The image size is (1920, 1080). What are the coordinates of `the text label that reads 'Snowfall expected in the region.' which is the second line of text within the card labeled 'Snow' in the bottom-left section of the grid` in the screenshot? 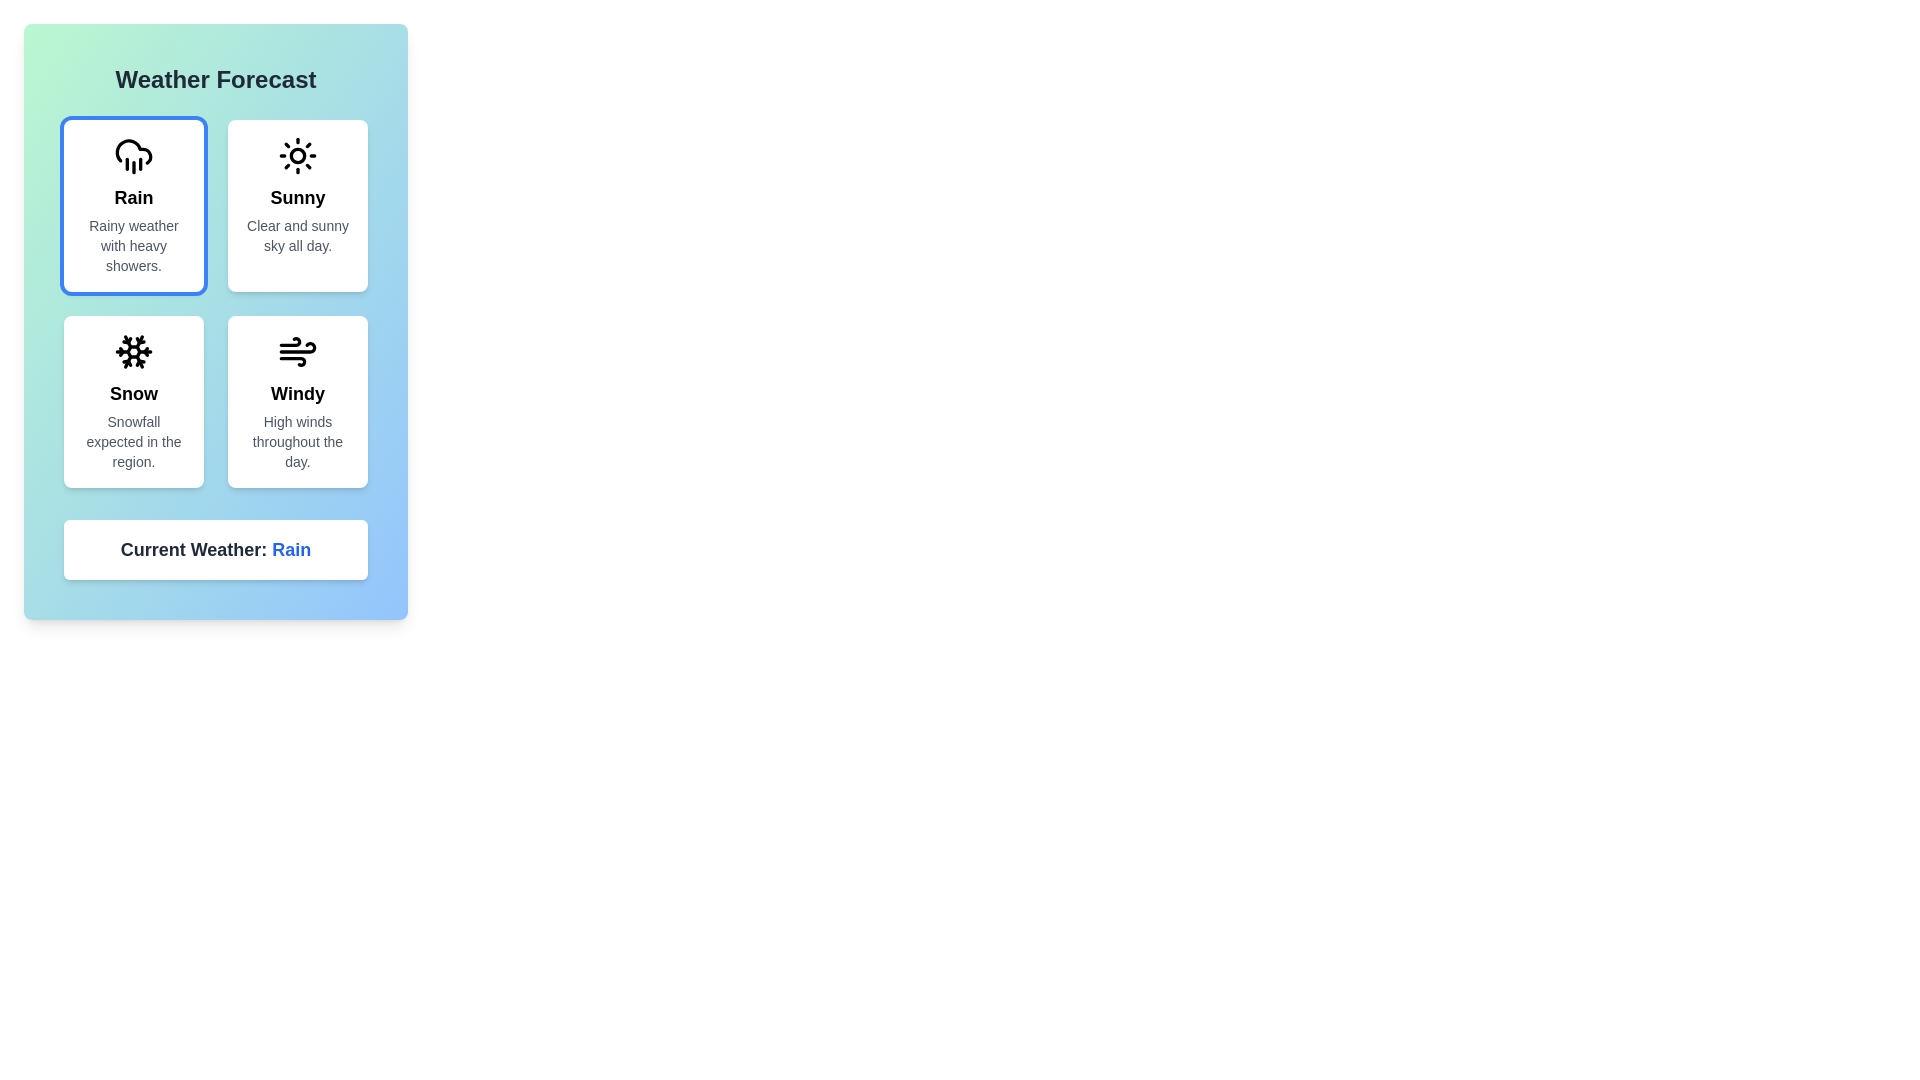 It's located at (133, 441).